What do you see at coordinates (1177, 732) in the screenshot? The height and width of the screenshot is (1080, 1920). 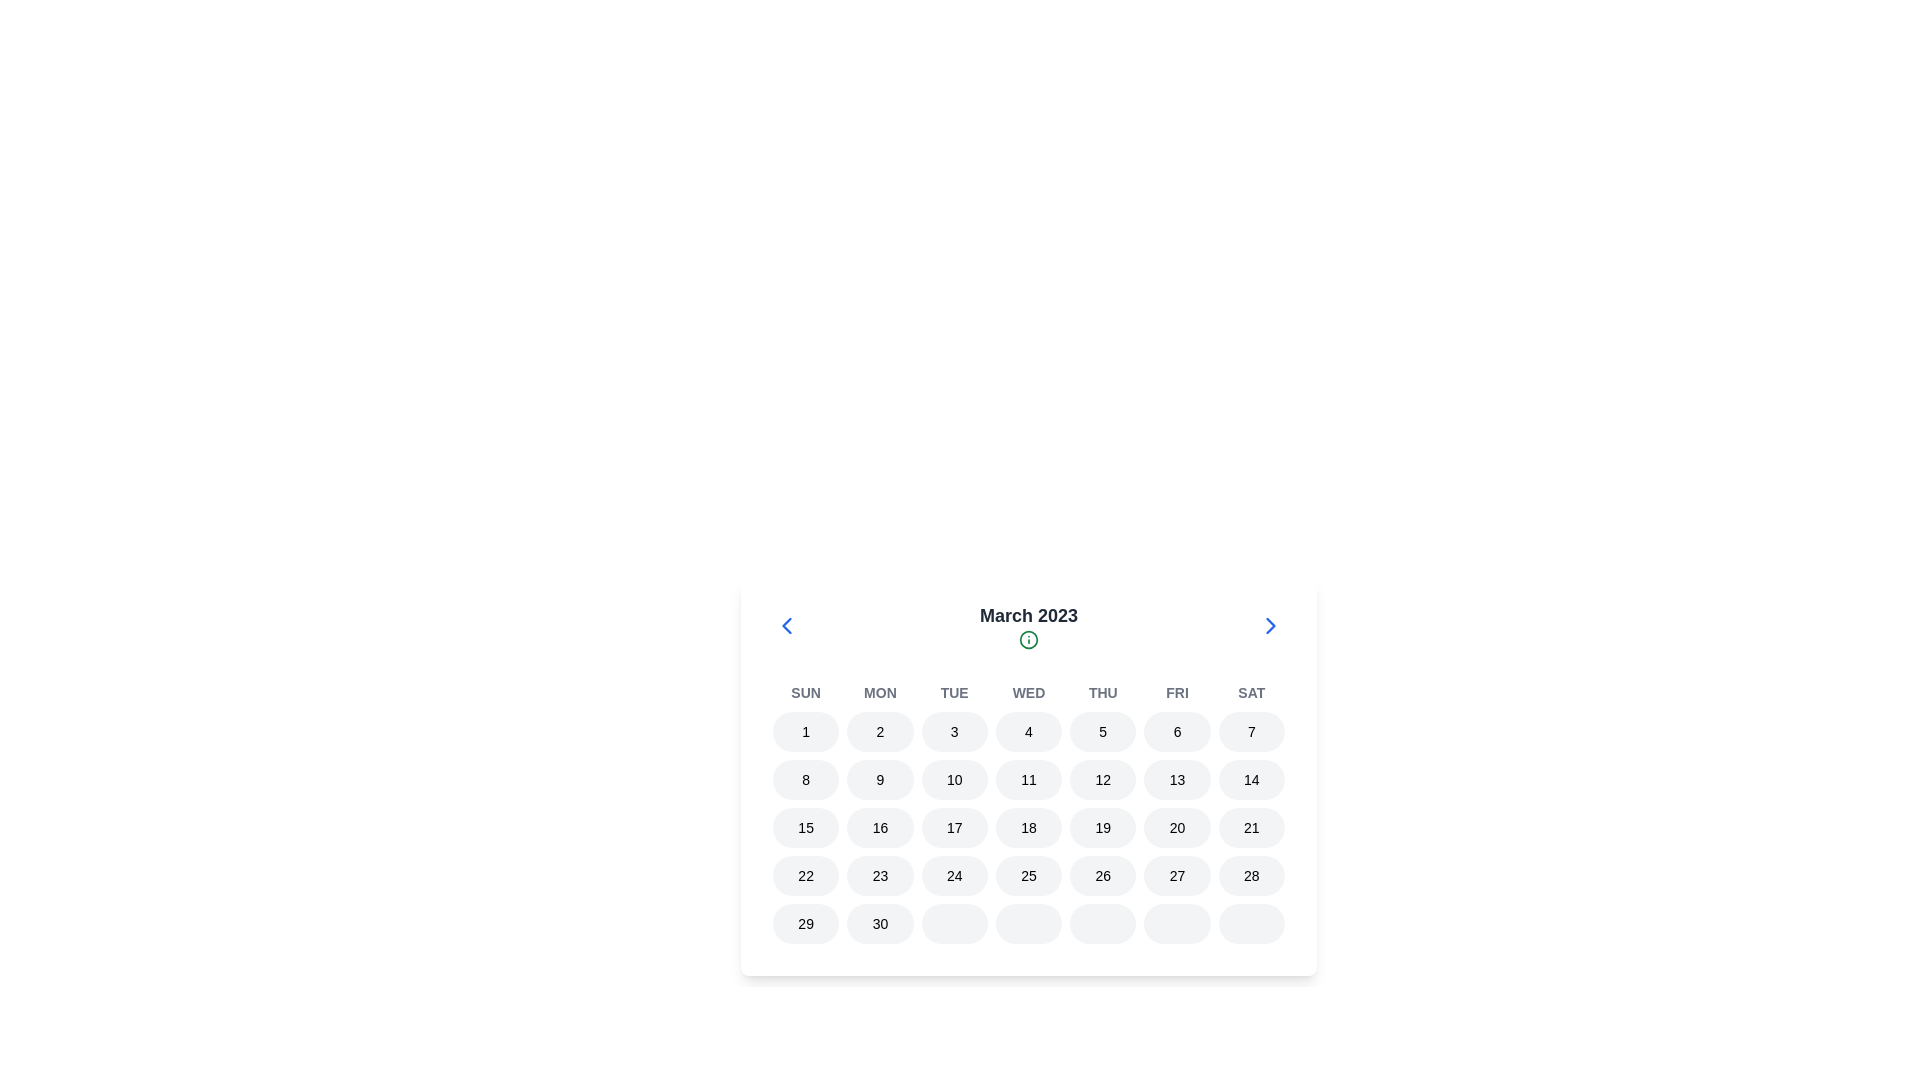 I see `the circular button with a light gray background and the number '6' displayed in black` at bounding box center [1177, 732].